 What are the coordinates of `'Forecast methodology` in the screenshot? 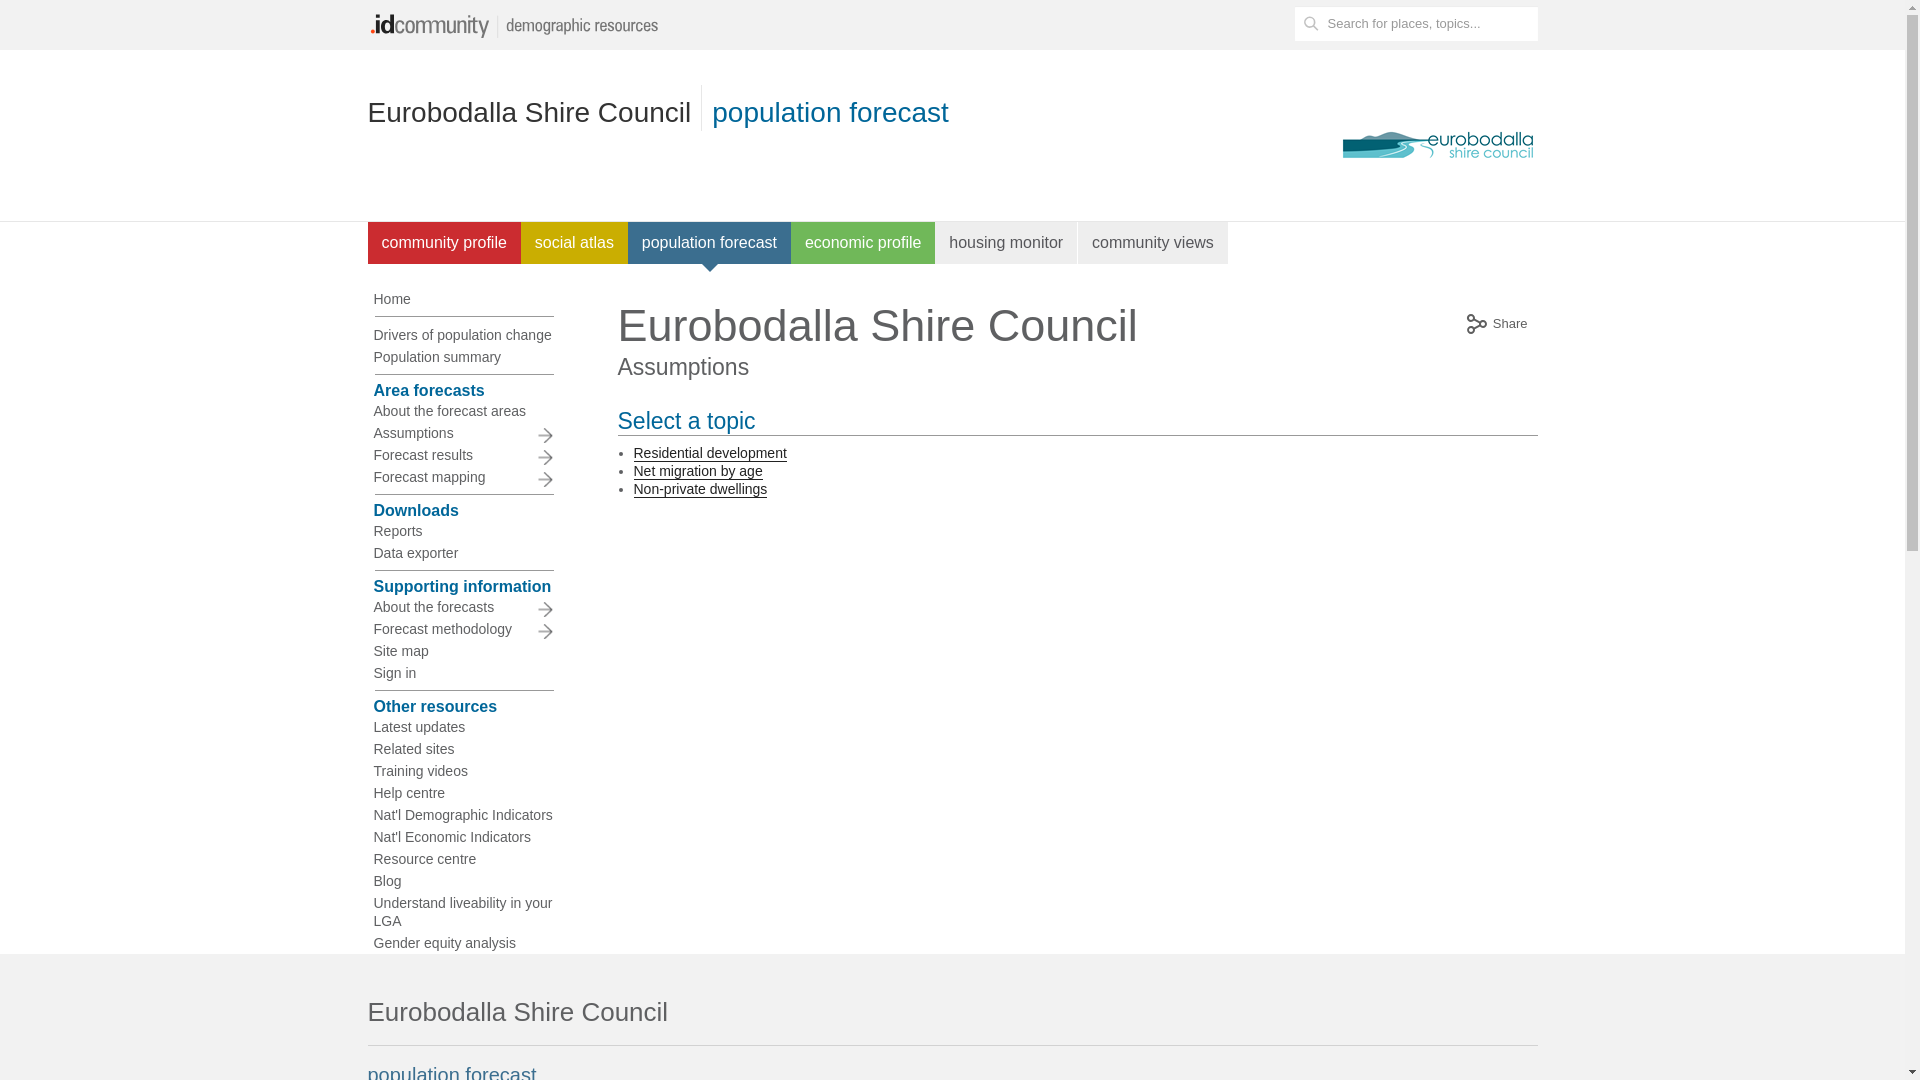 It's located at (461, 627).